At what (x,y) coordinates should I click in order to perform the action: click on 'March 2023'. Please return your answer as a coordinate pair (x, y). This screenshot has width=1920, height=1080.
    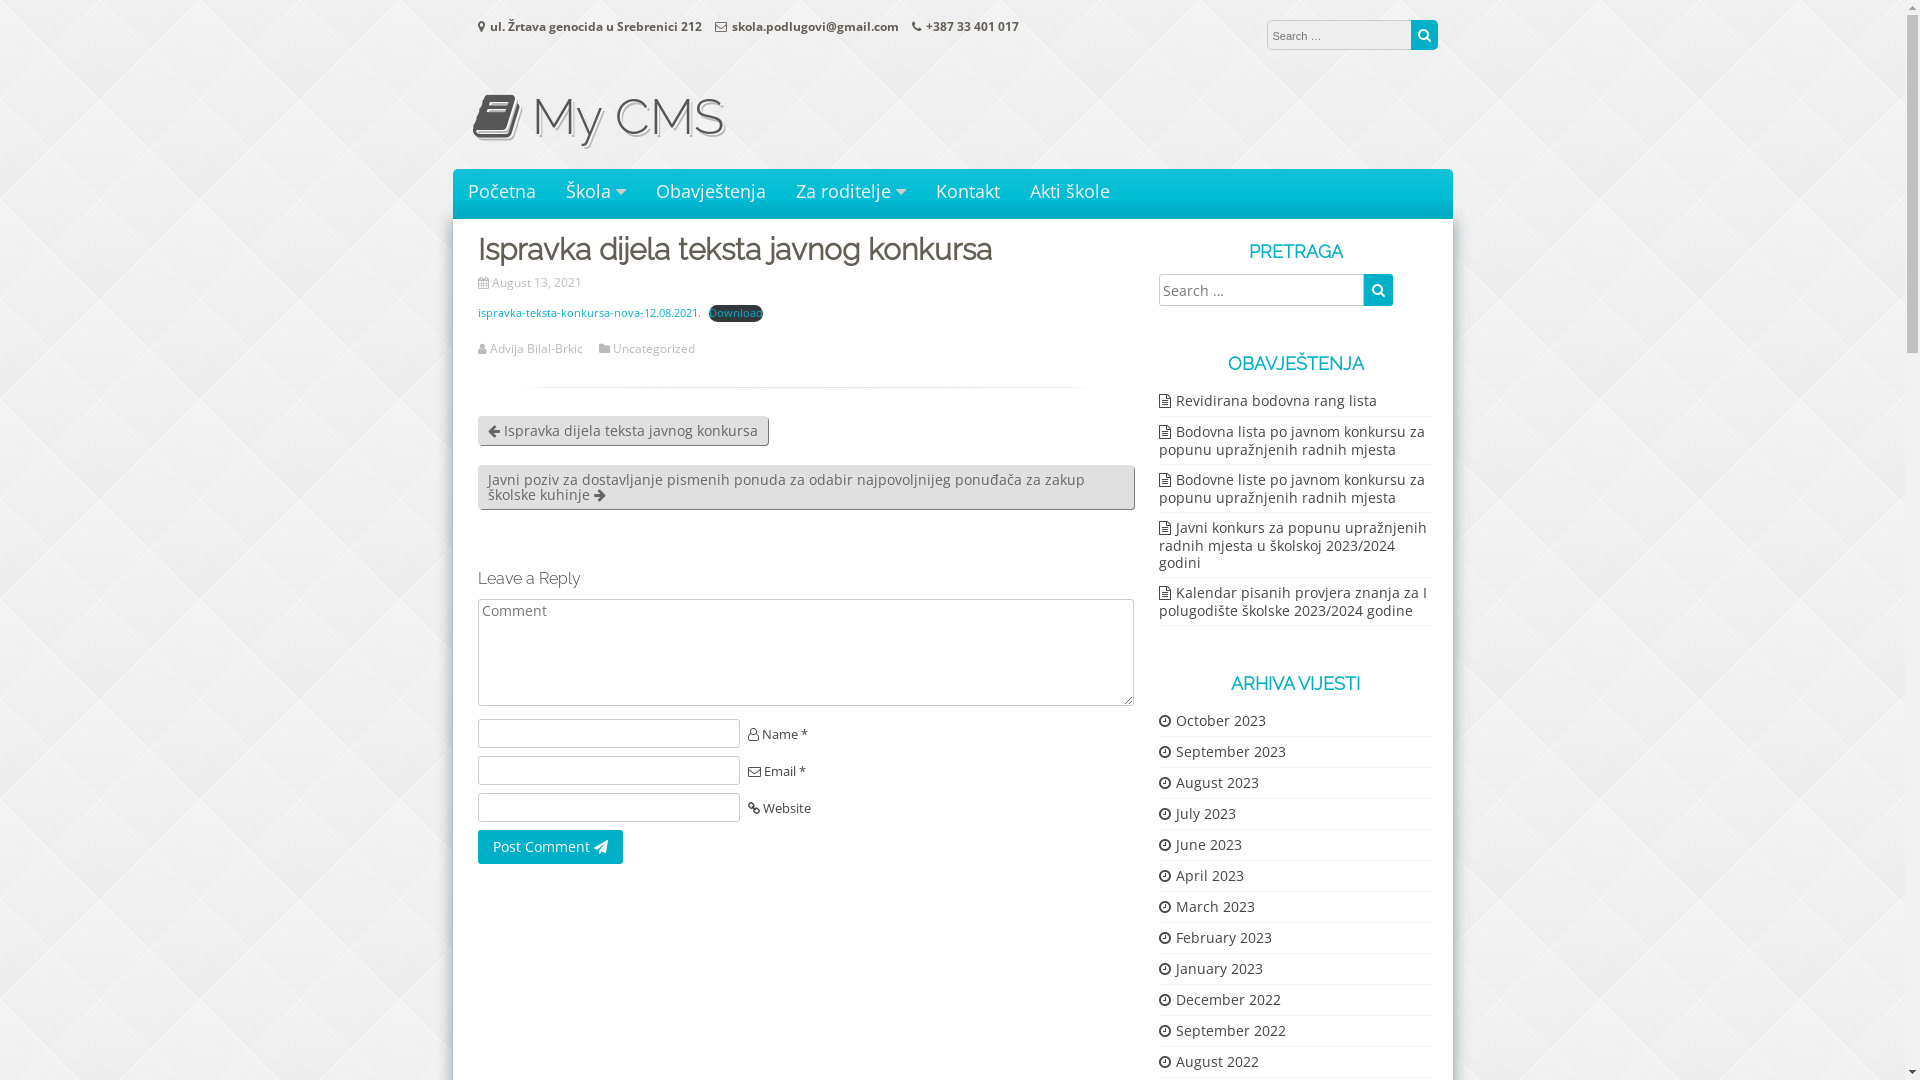
    Looking at the image, I should click on (1204, 906).